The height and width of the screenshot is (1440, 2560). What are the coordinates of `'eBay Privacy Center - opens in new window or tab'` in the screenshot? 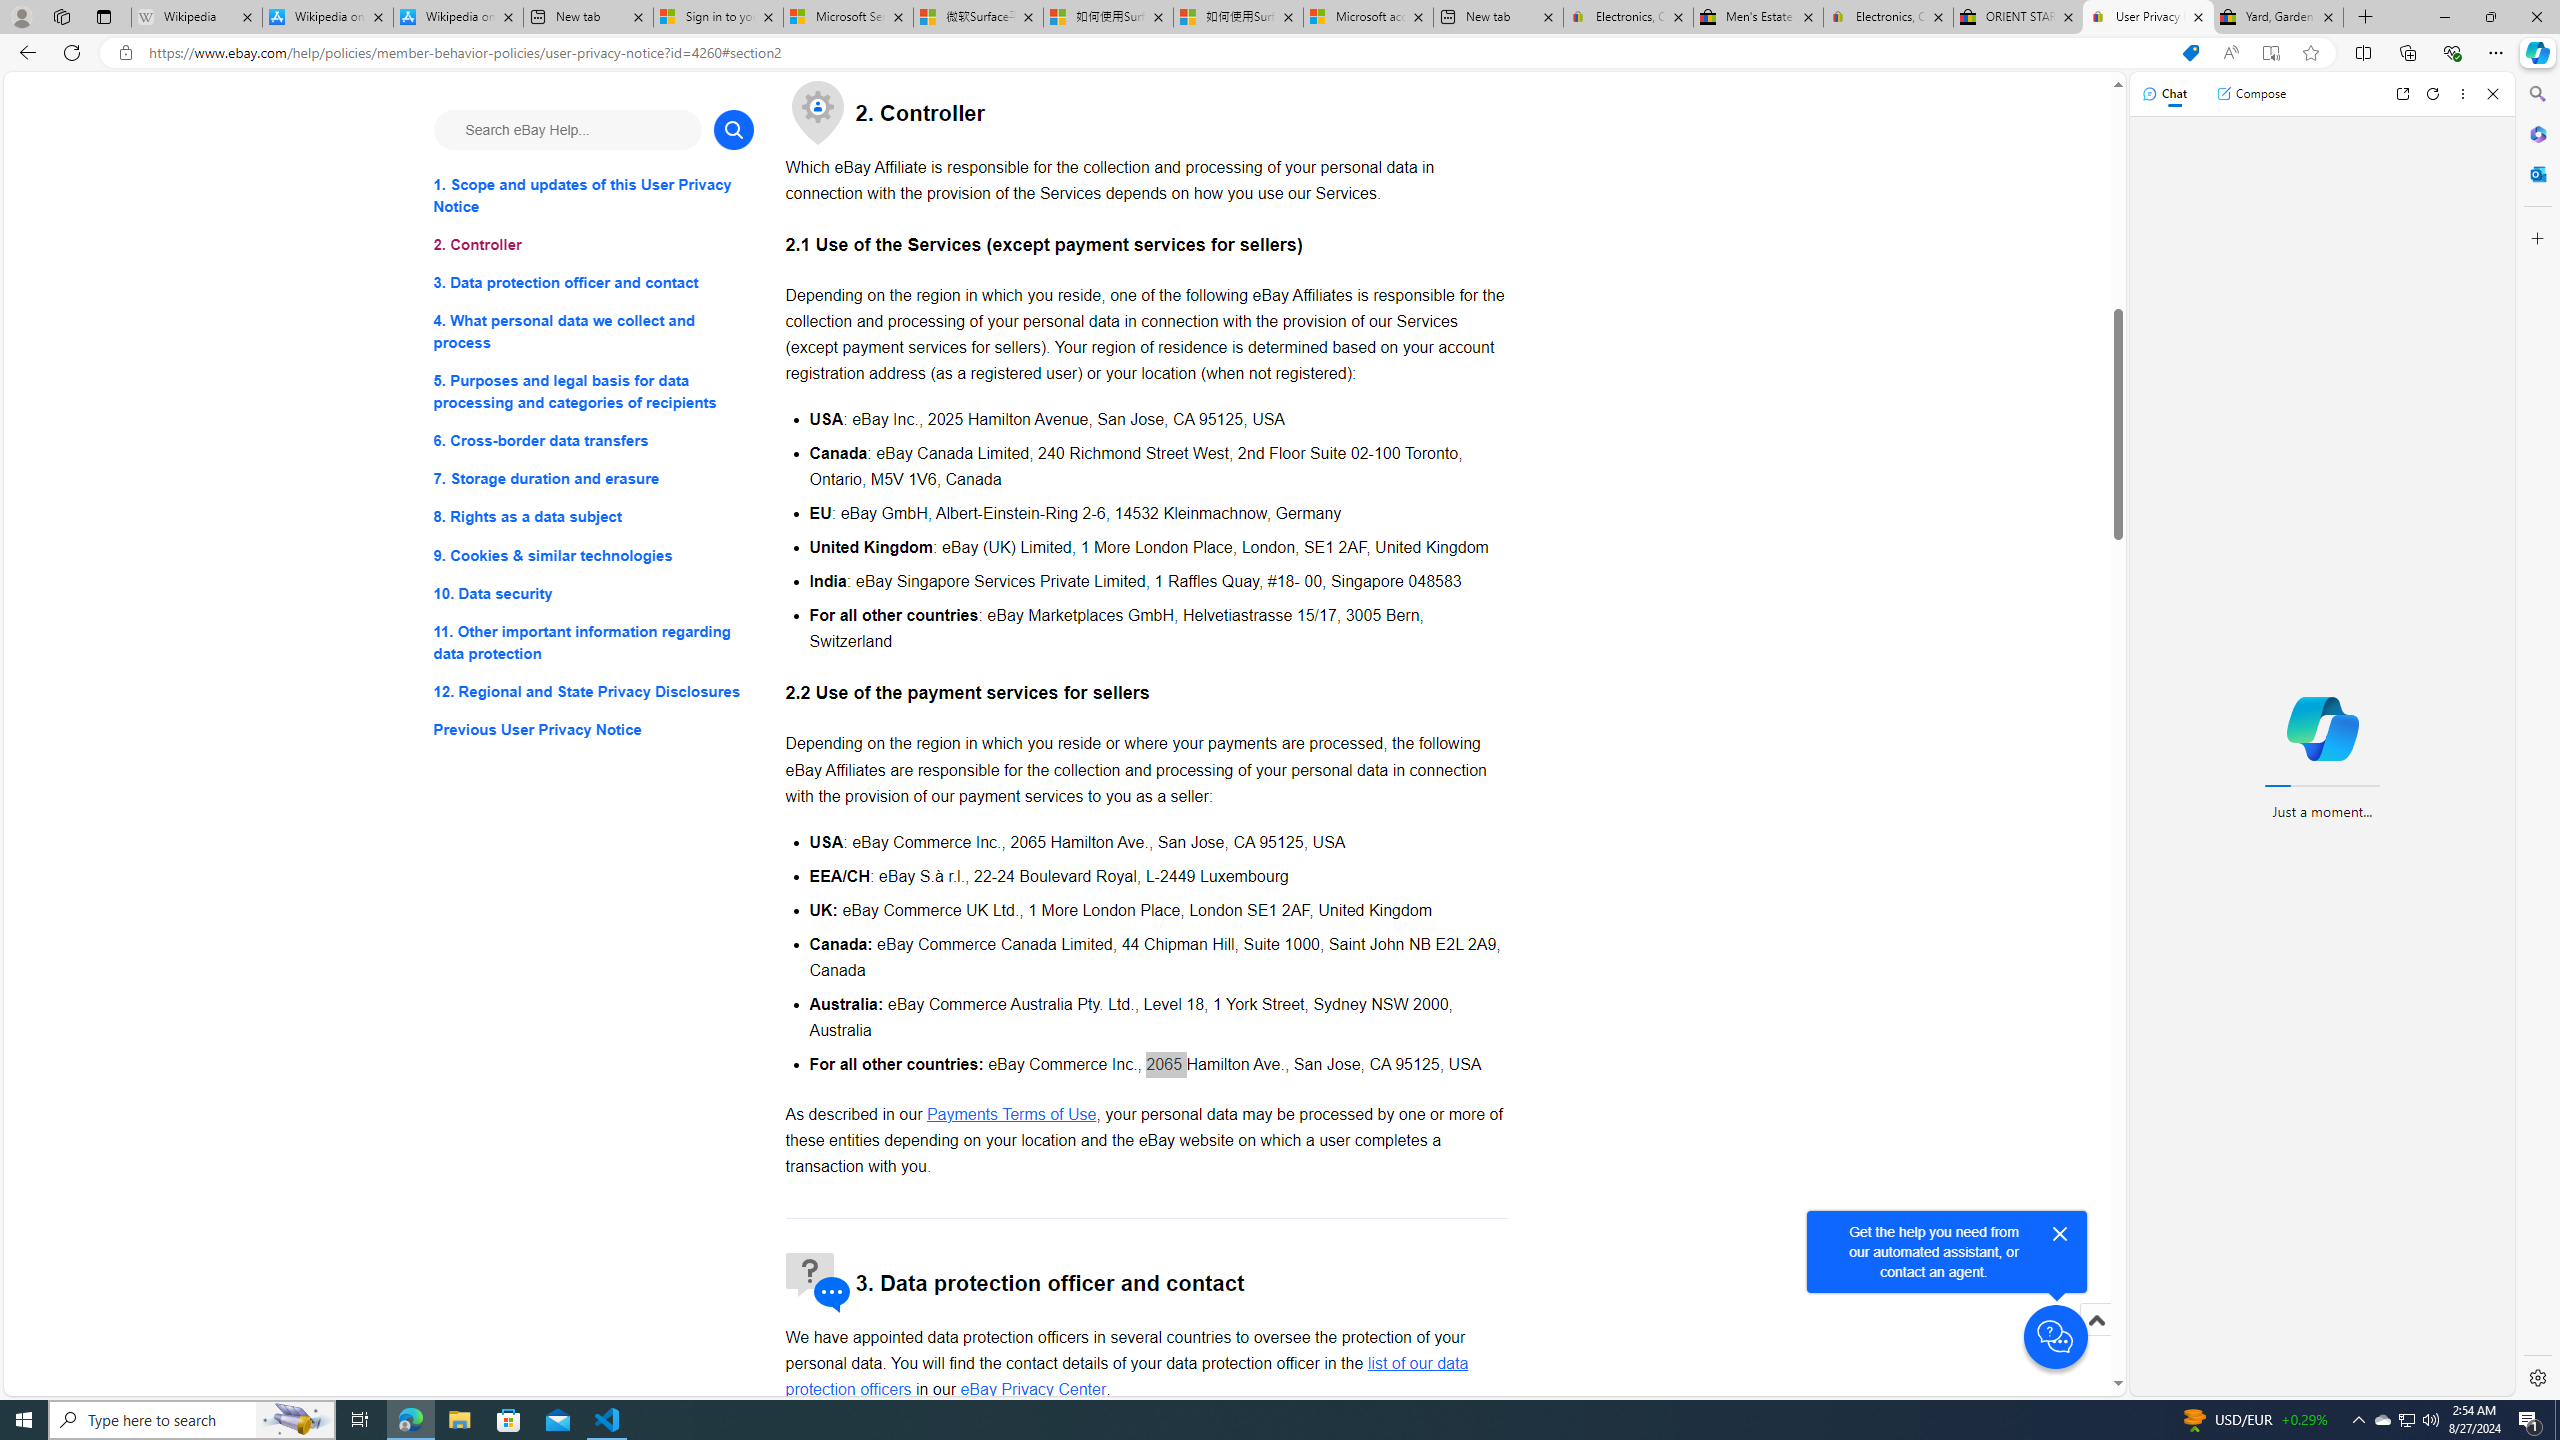 It's located at (1031, 1390).